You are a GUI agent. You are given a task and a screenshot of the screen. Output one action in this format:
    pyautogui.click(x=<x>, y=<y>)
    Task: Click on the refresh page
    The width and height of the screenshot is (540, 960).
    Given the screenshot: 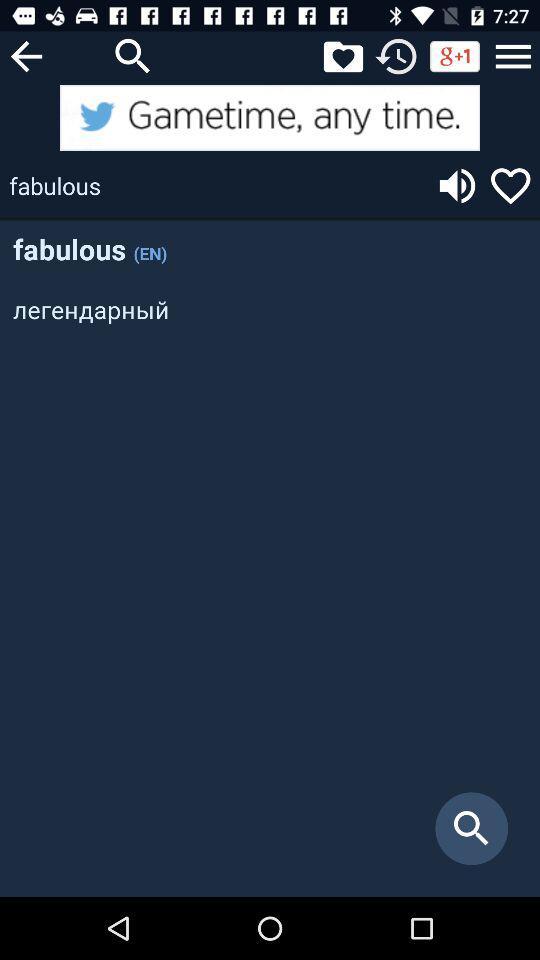 What is the action you would take?
    pyautogui.click(x=396, y=55)
    